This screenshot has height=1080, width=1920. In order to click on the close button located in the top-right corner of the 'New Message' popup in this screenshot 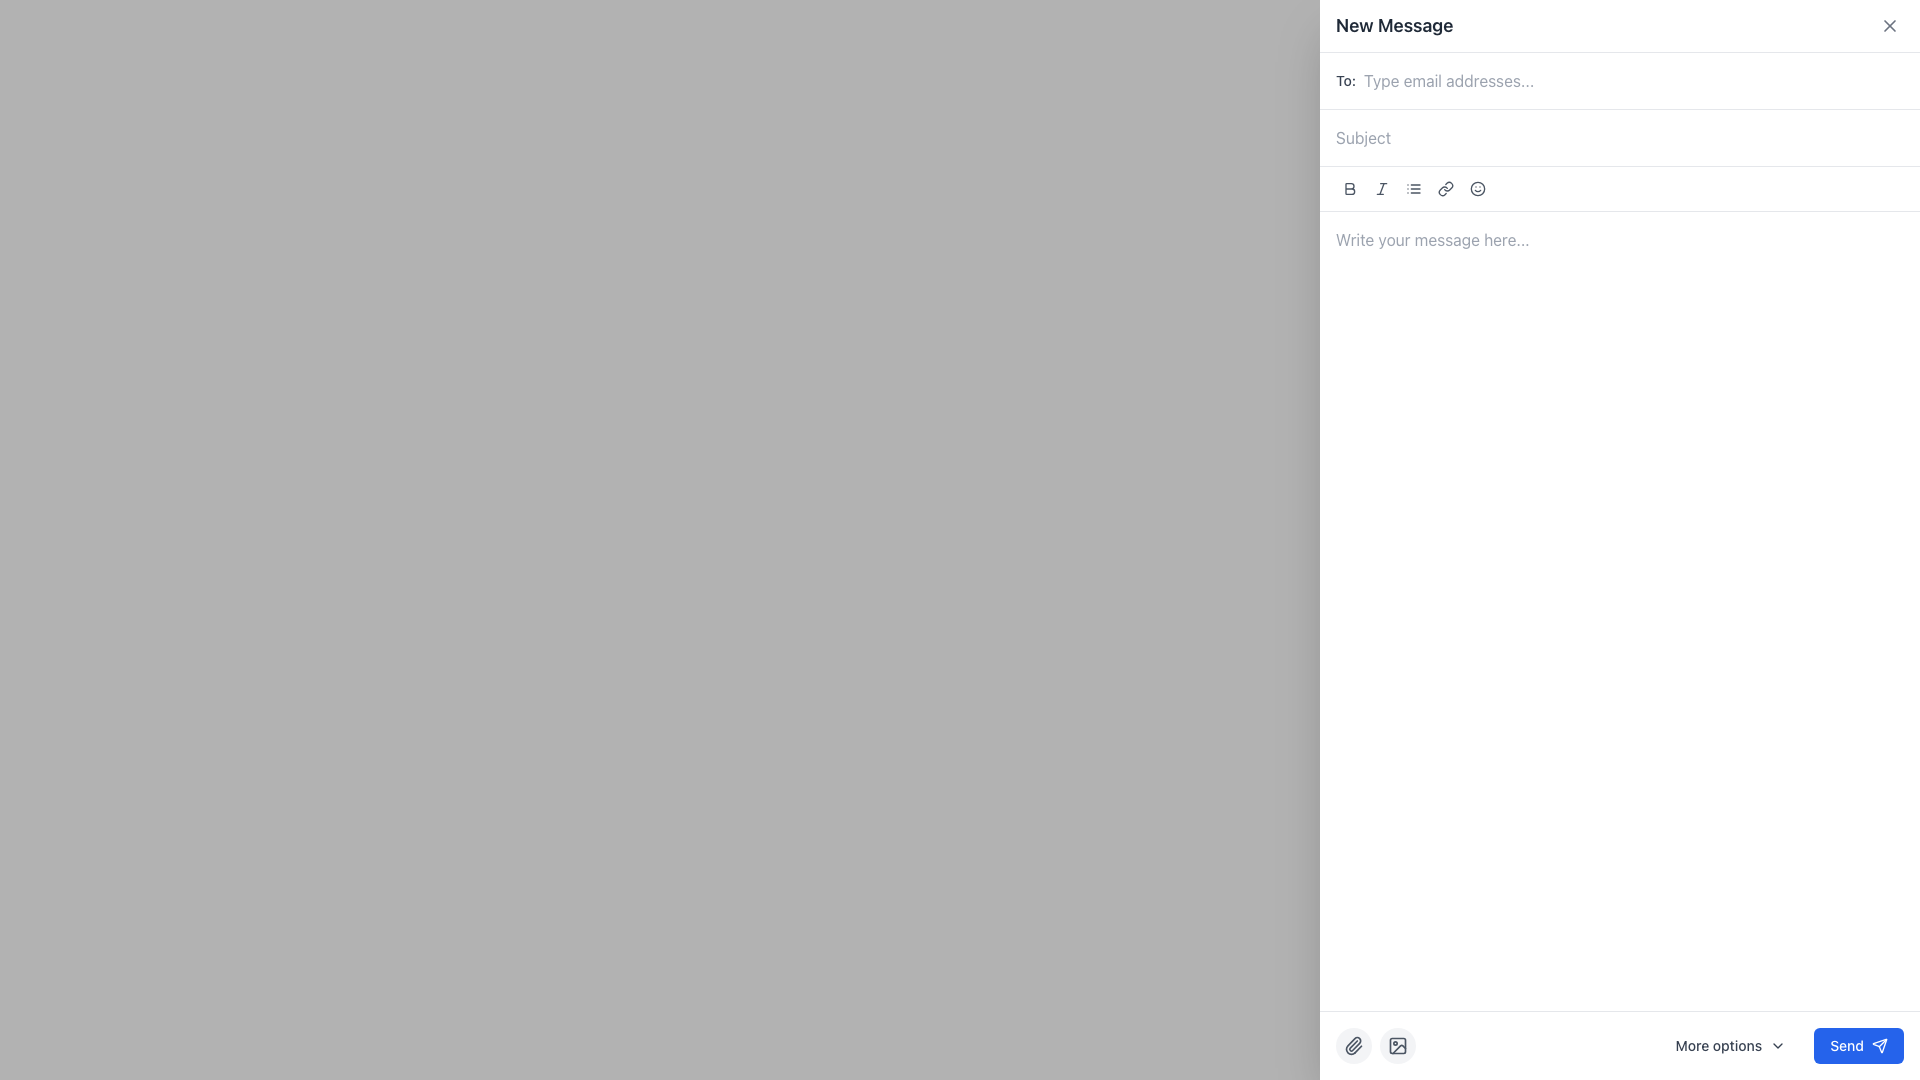, I will do `click(1889, 26)`.